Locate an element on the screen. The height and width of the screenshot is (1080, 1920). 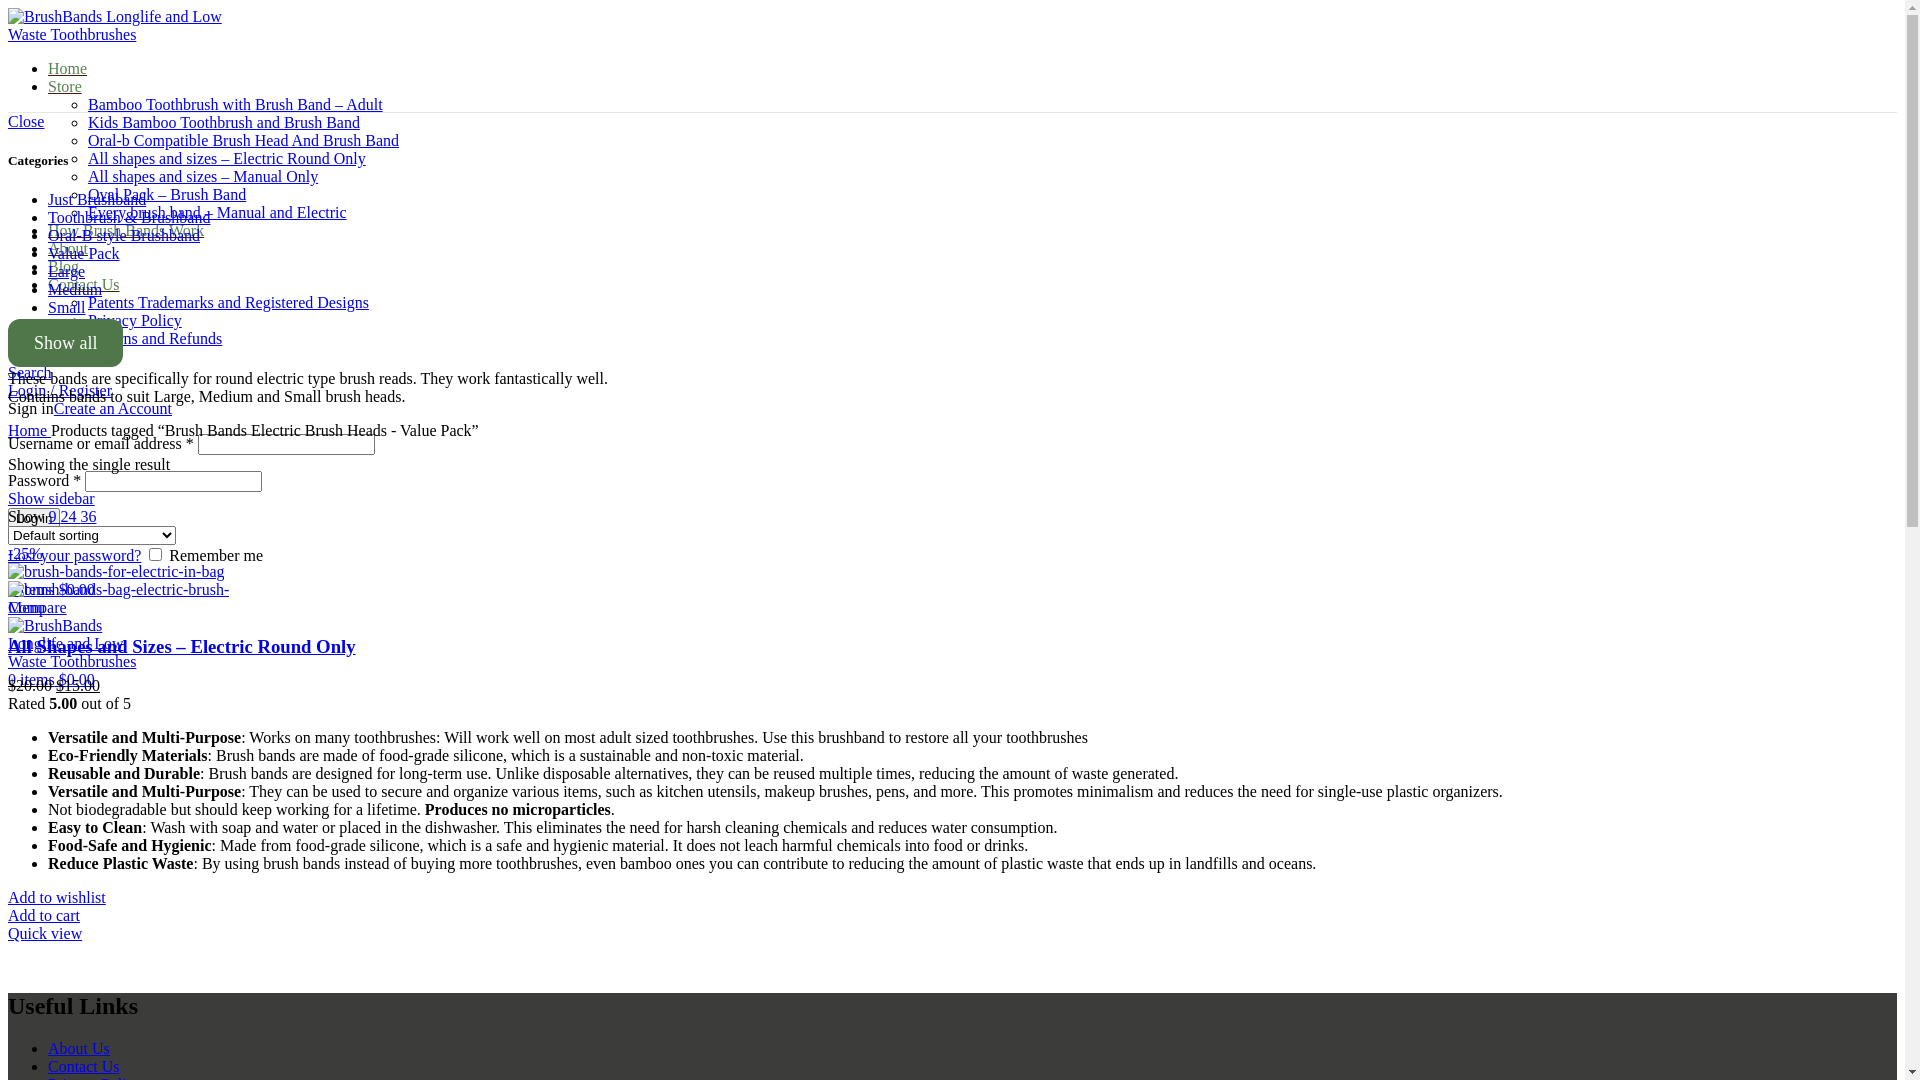
'Create an Account' is located at coordinates (112, 407).